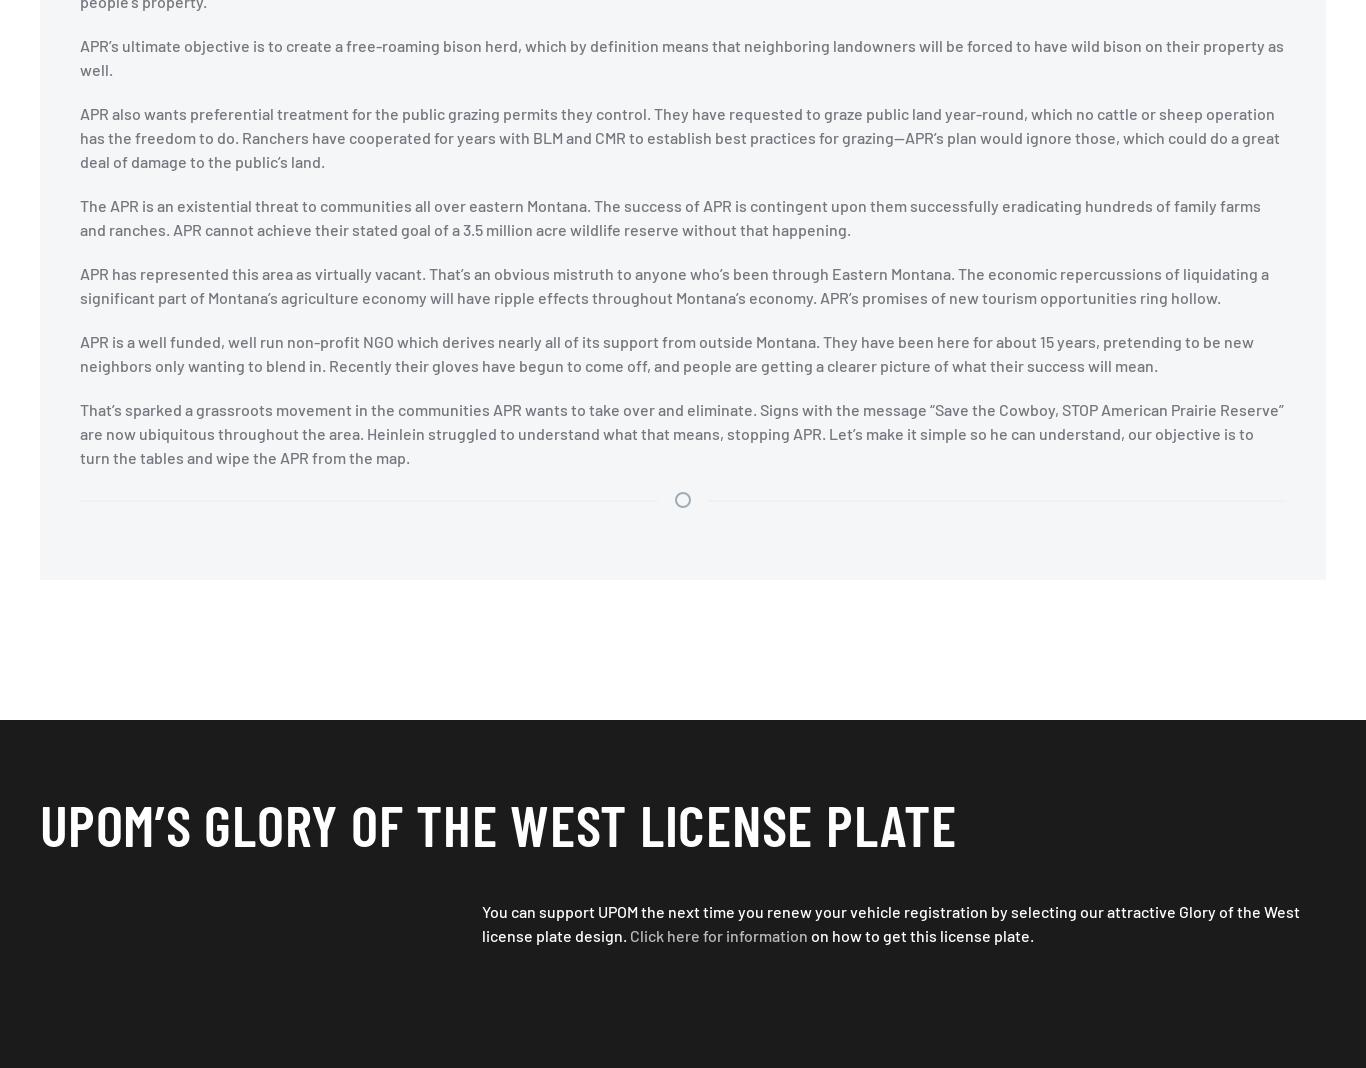  What do you see at coordinates (890, 921) in the screenshot?
I see `'You can support UPOM the next time you renew your vehicle registration by selecting our attractive Glory of the West license plate design.'` at bounding box center [890, 921].